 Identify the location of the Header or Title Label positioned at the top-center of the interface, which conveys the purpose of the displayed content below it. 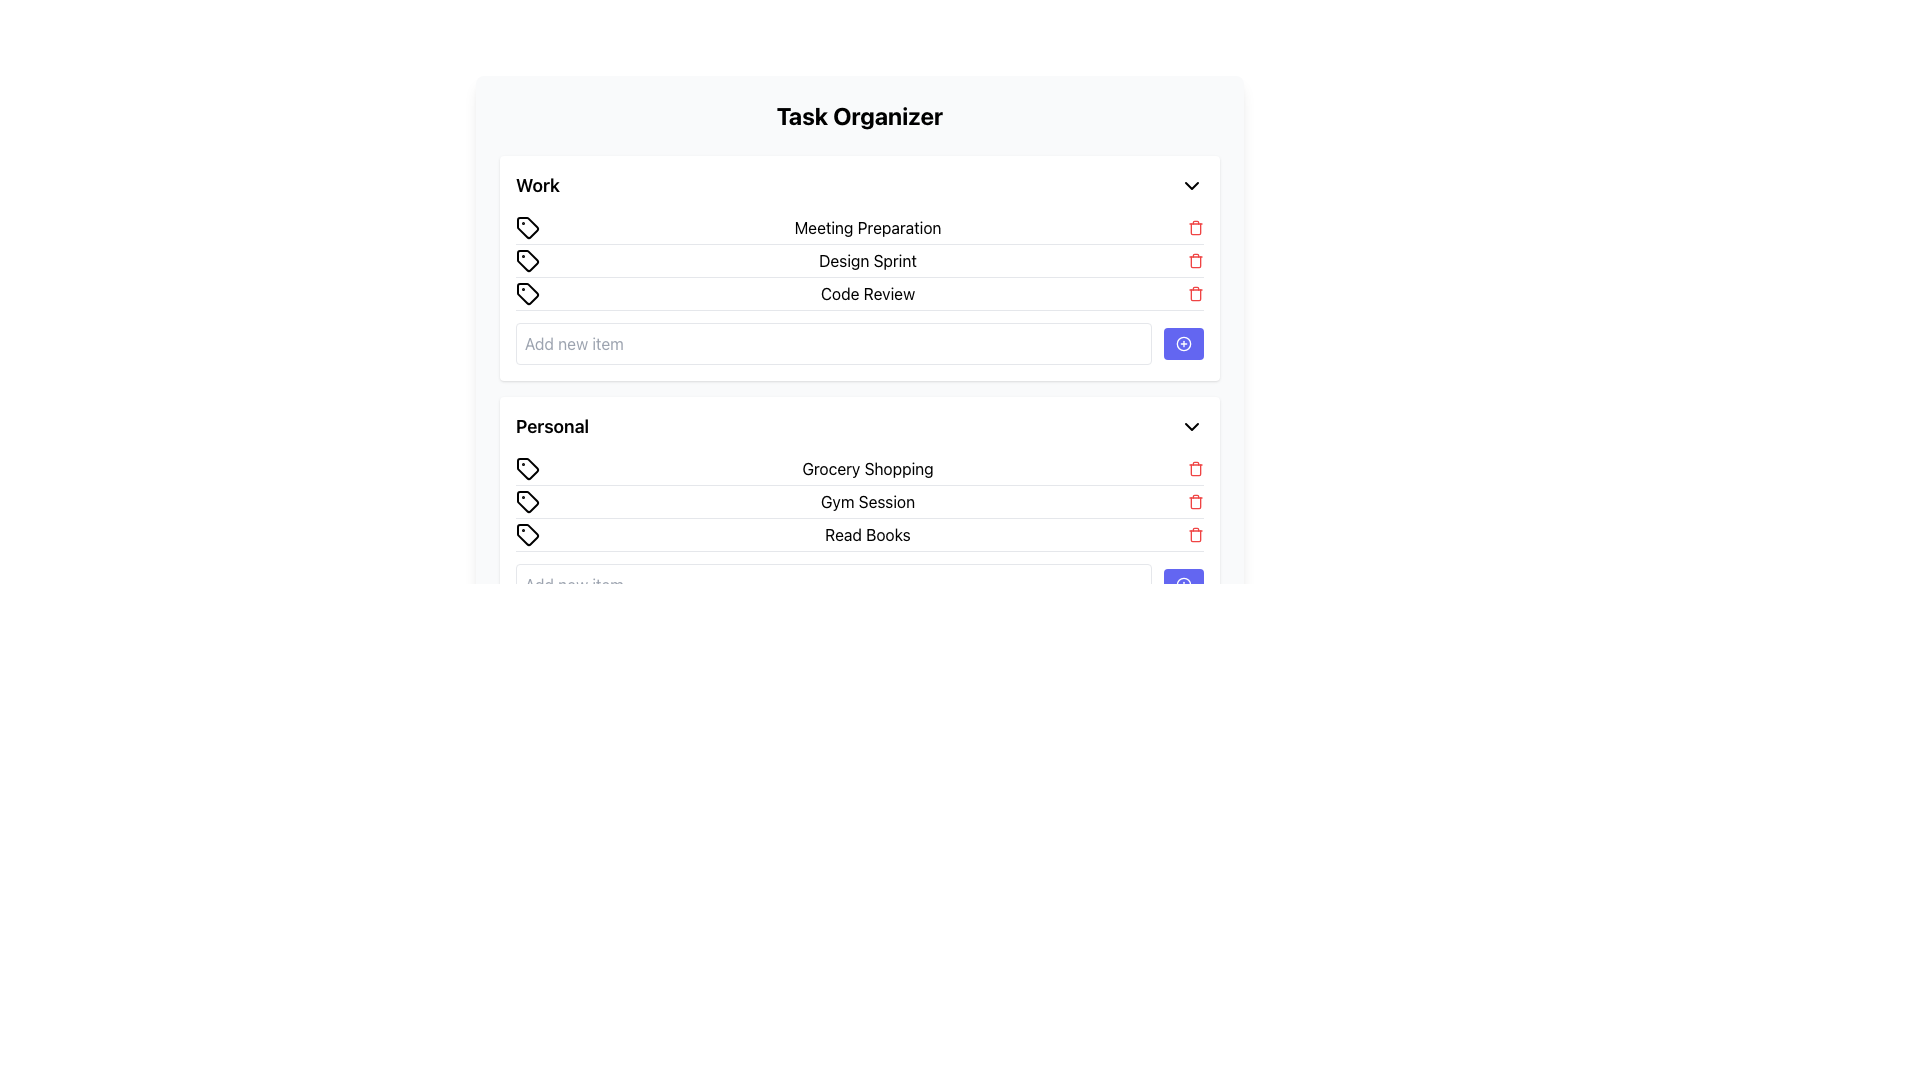
(859, 115).